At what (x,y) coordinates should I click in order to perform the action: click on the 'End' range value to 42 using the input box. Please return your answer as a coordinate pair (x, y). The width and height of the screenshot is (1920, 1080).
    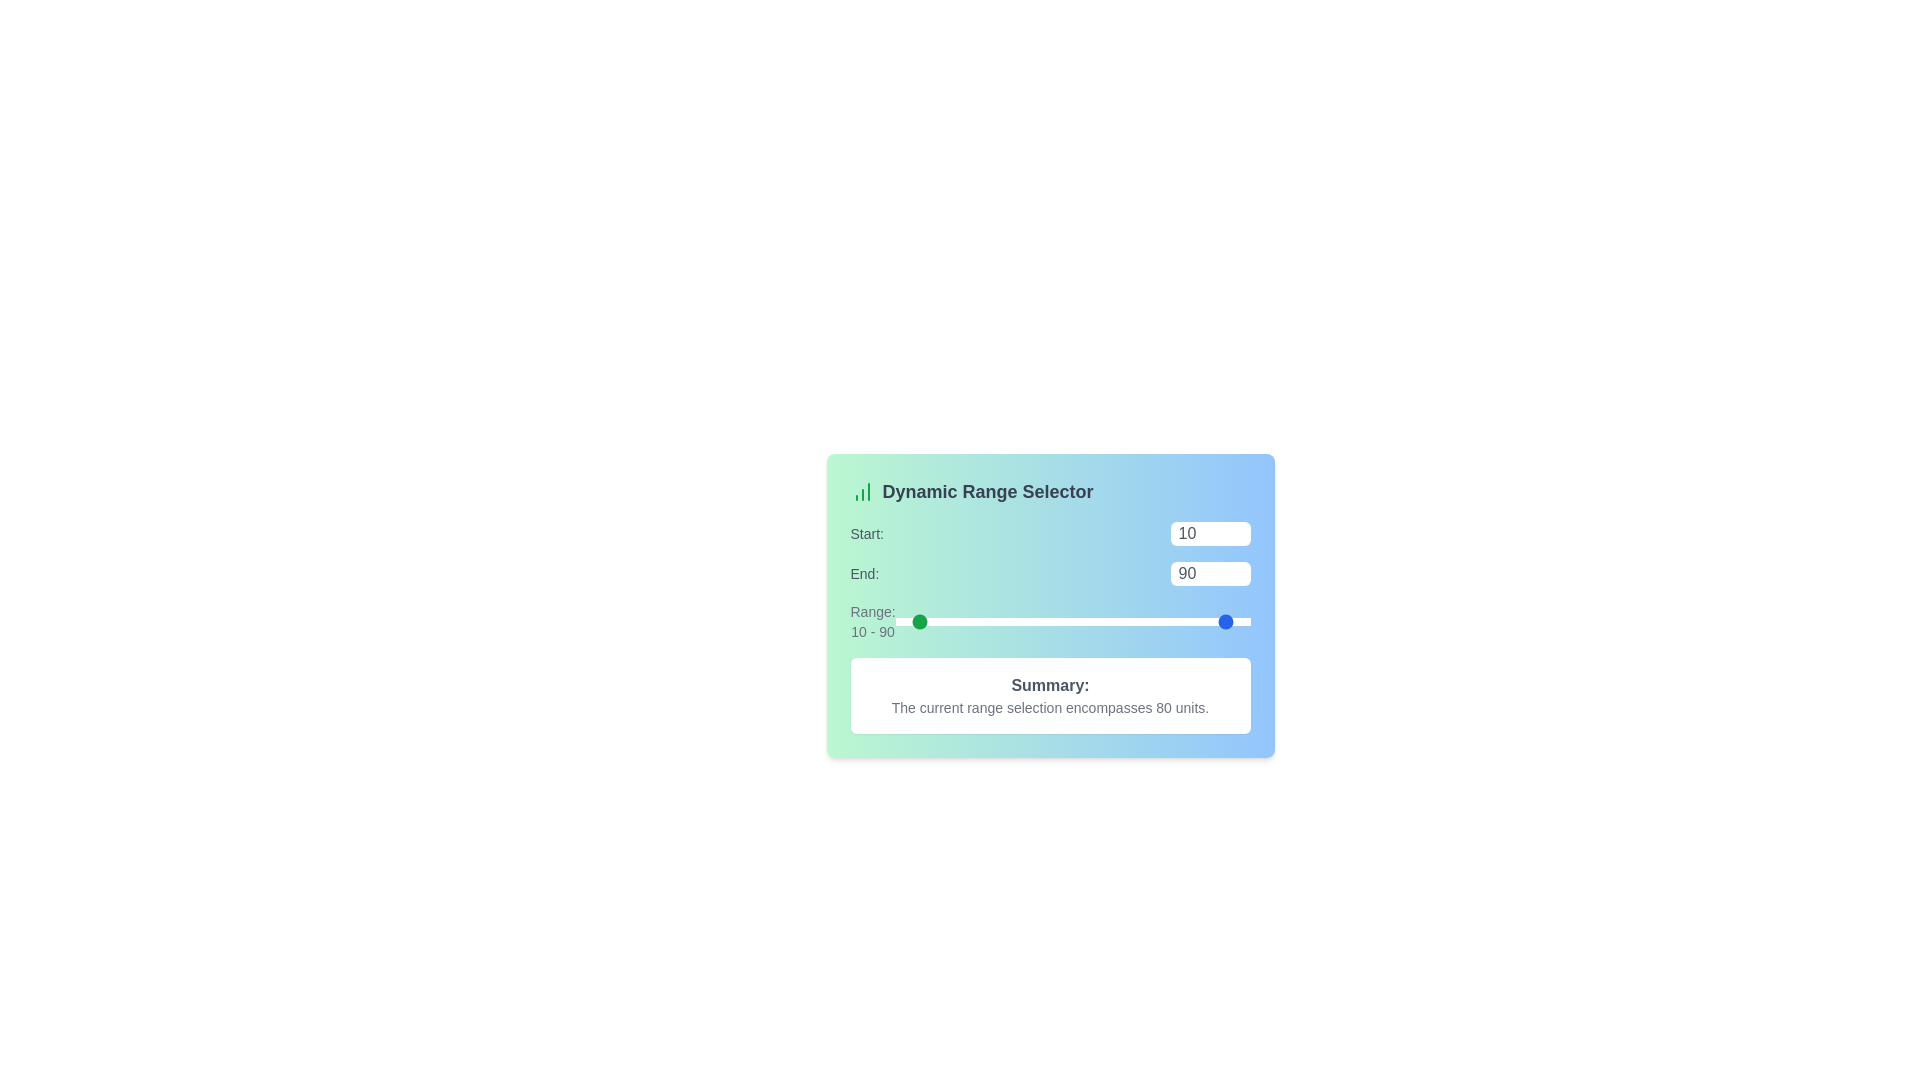
    Looking at the image, I should click on (1209, 574).